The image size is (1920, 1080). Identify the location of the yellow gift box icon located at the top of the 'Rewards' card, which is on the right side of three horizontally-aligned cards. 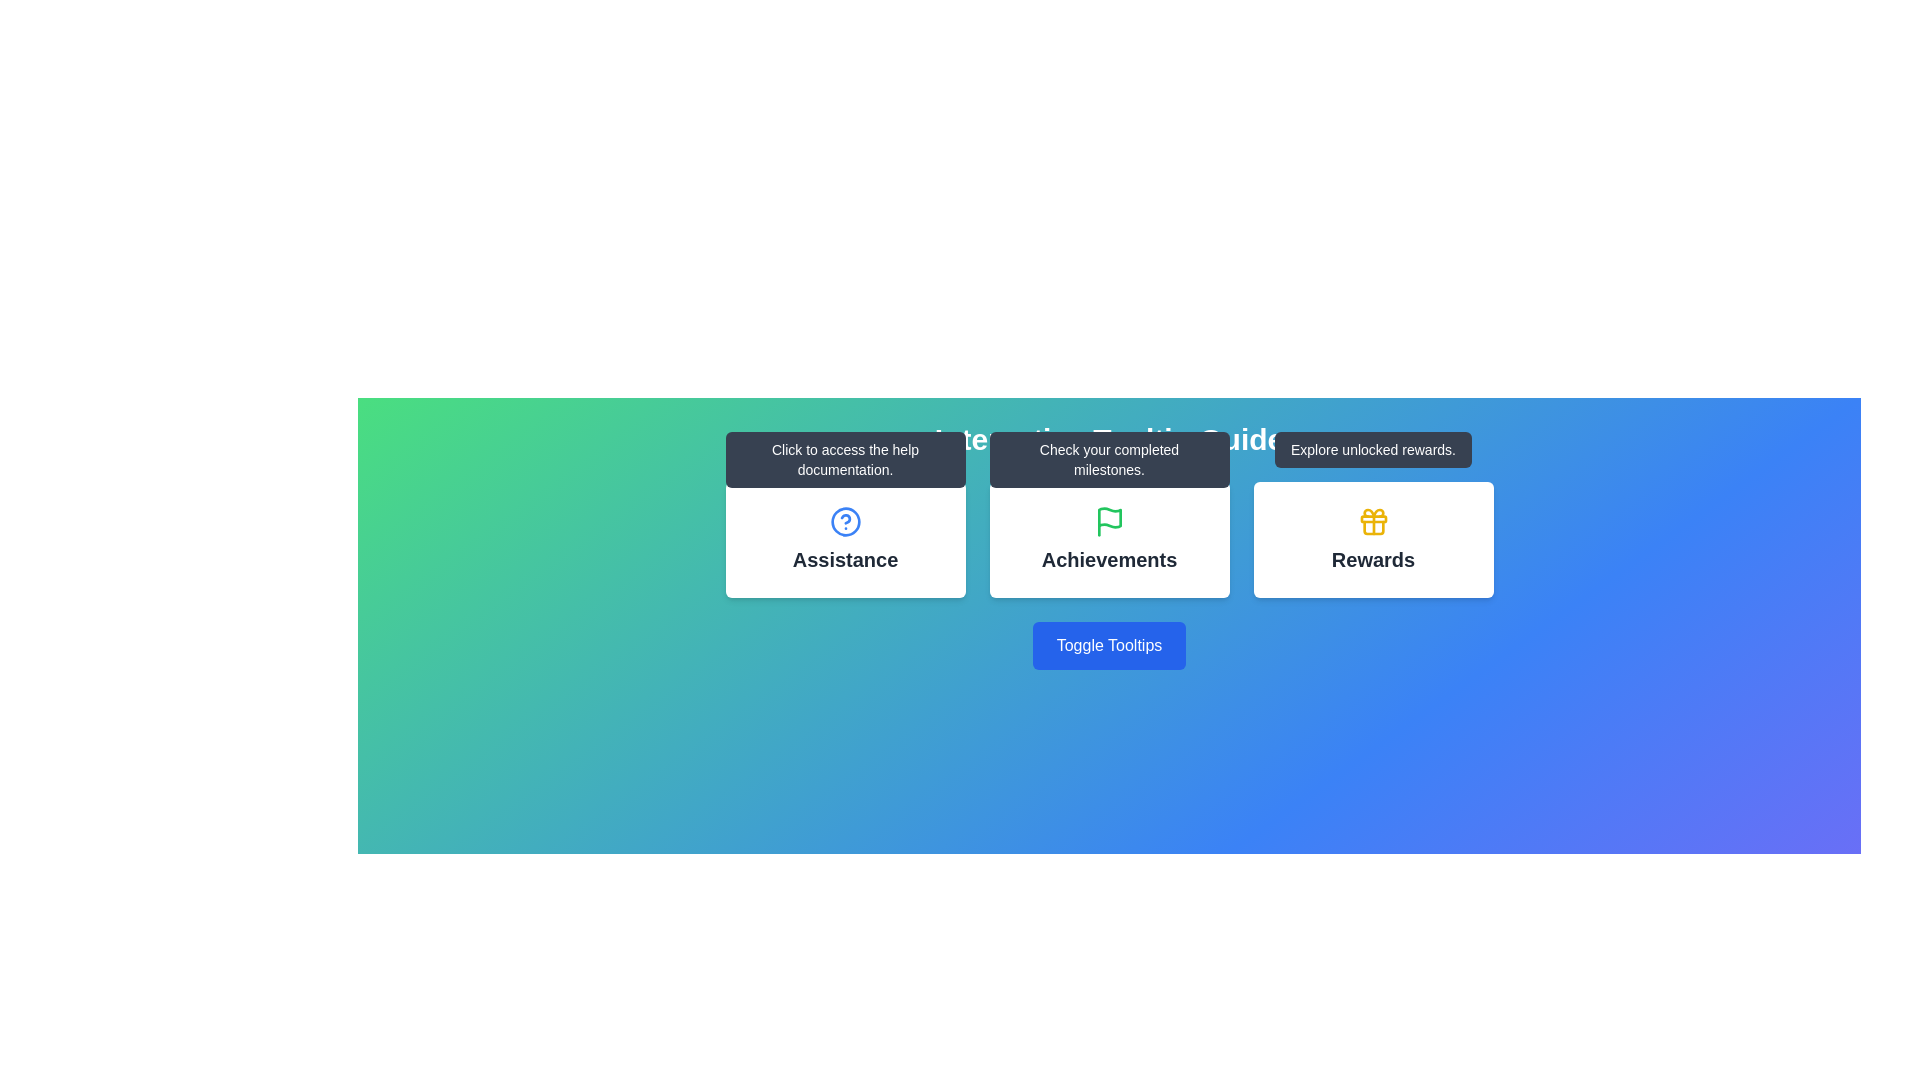
(1372, 520).